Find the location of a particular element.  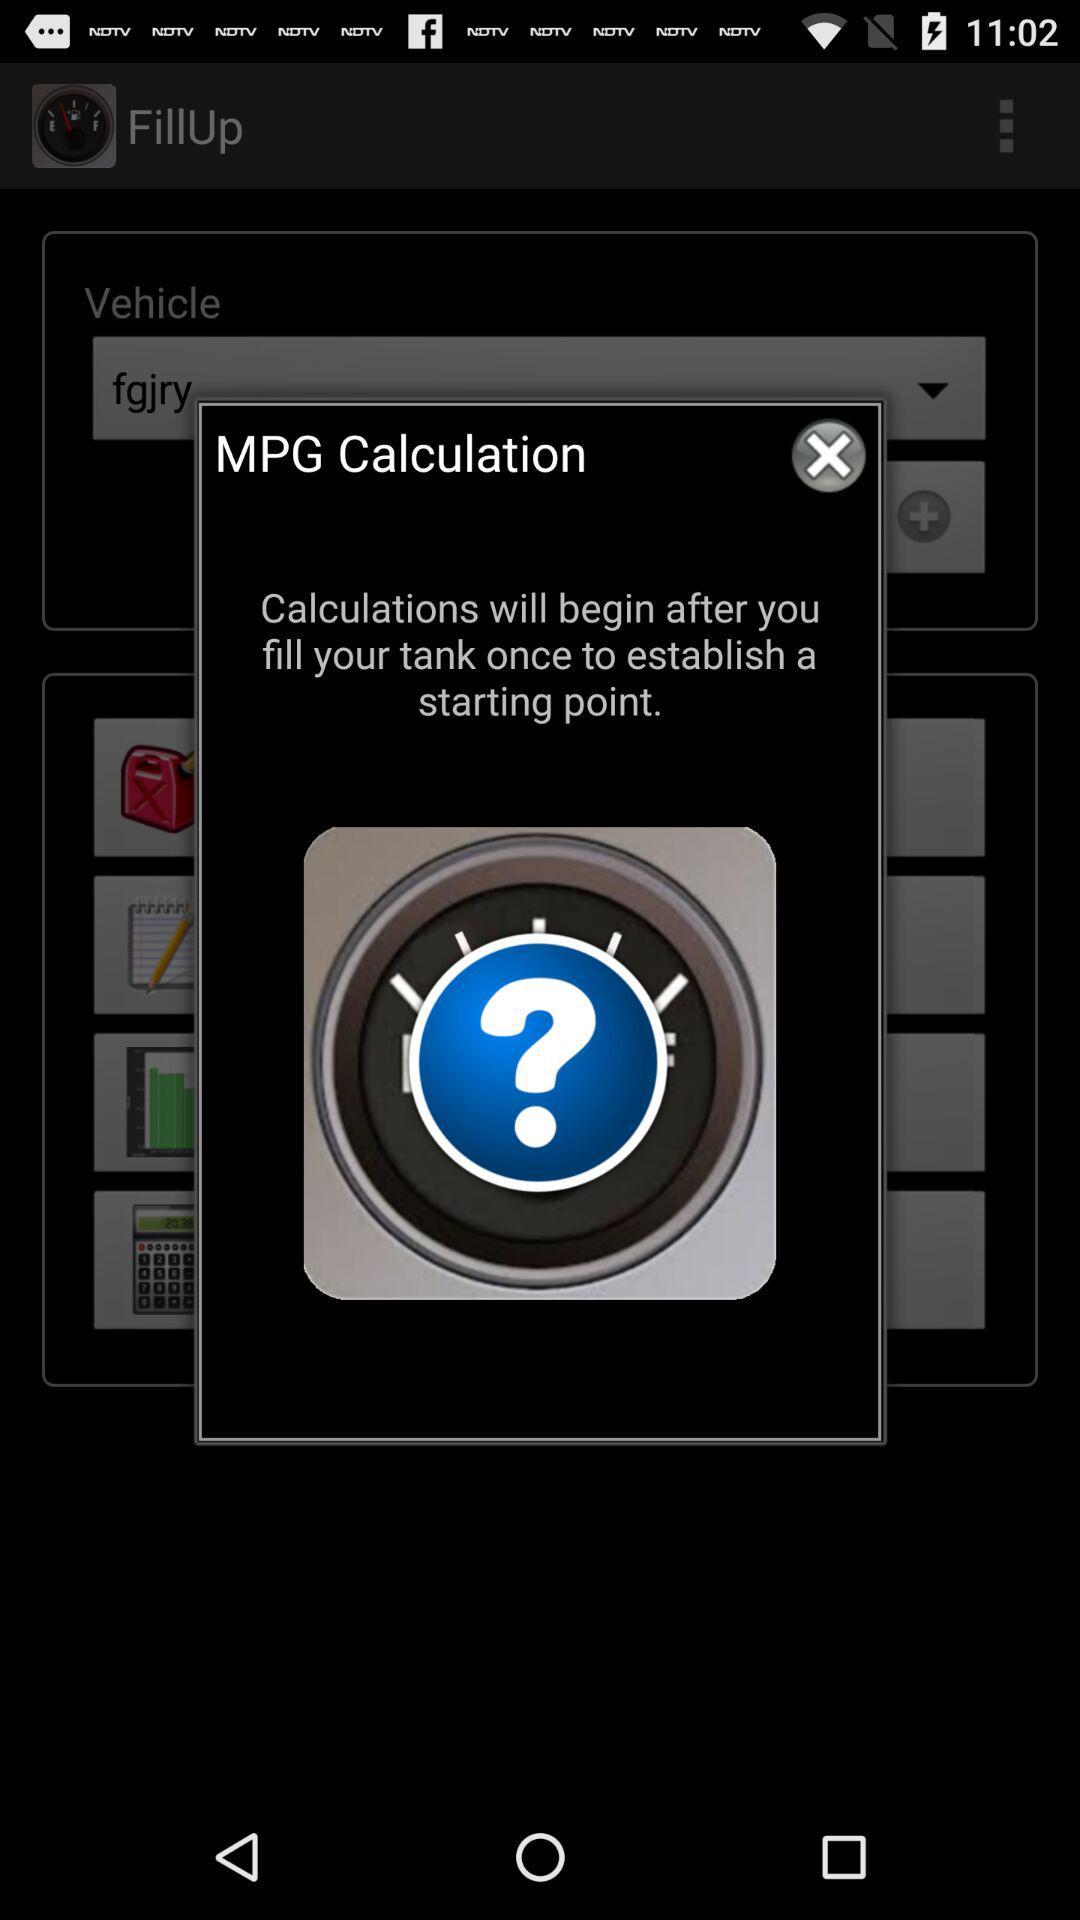

icon to the right of the mpg calculation icon is located at coordinates (828, 454).